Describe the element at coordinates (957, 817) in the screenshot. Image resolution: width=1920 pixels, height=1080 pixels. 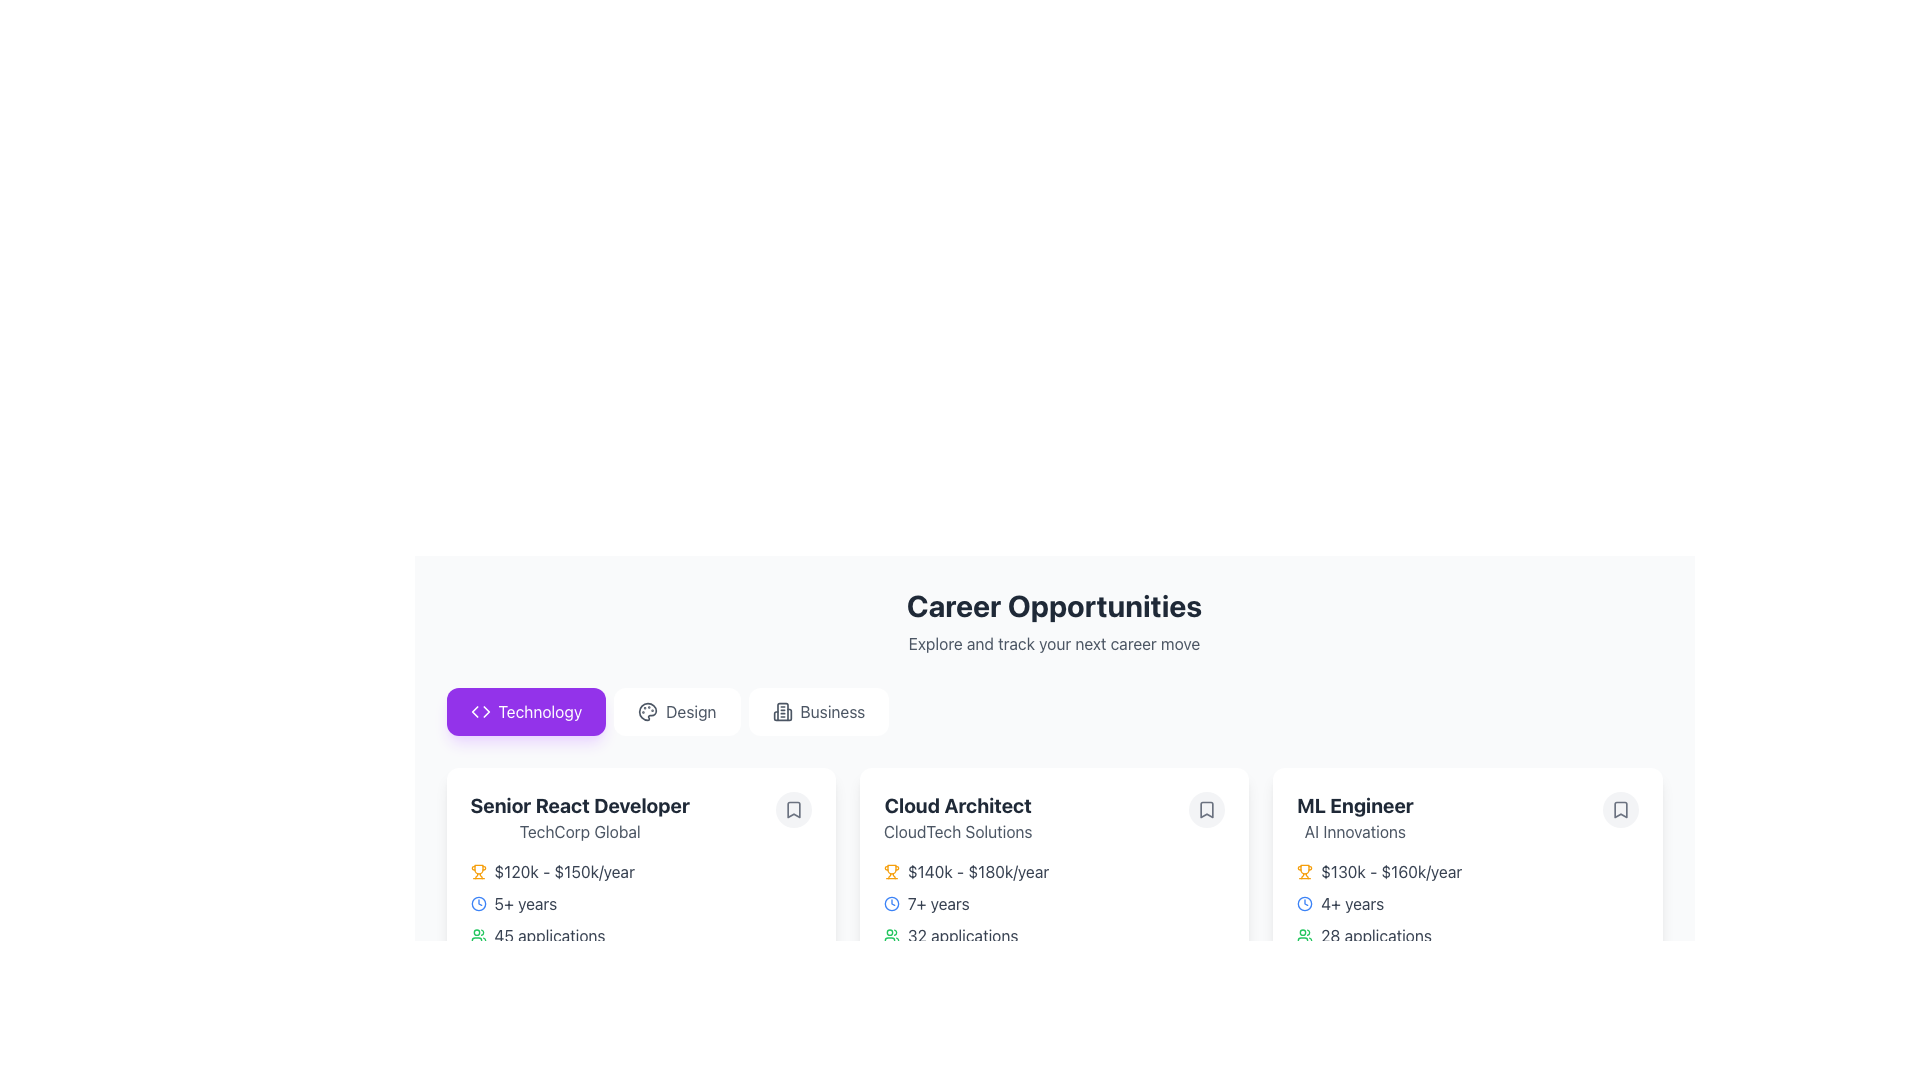
I see `job title 'Cloud Architect' and the company name 'CloudTech Solutions' from the header located at the top-left corner of the job card` at that location.